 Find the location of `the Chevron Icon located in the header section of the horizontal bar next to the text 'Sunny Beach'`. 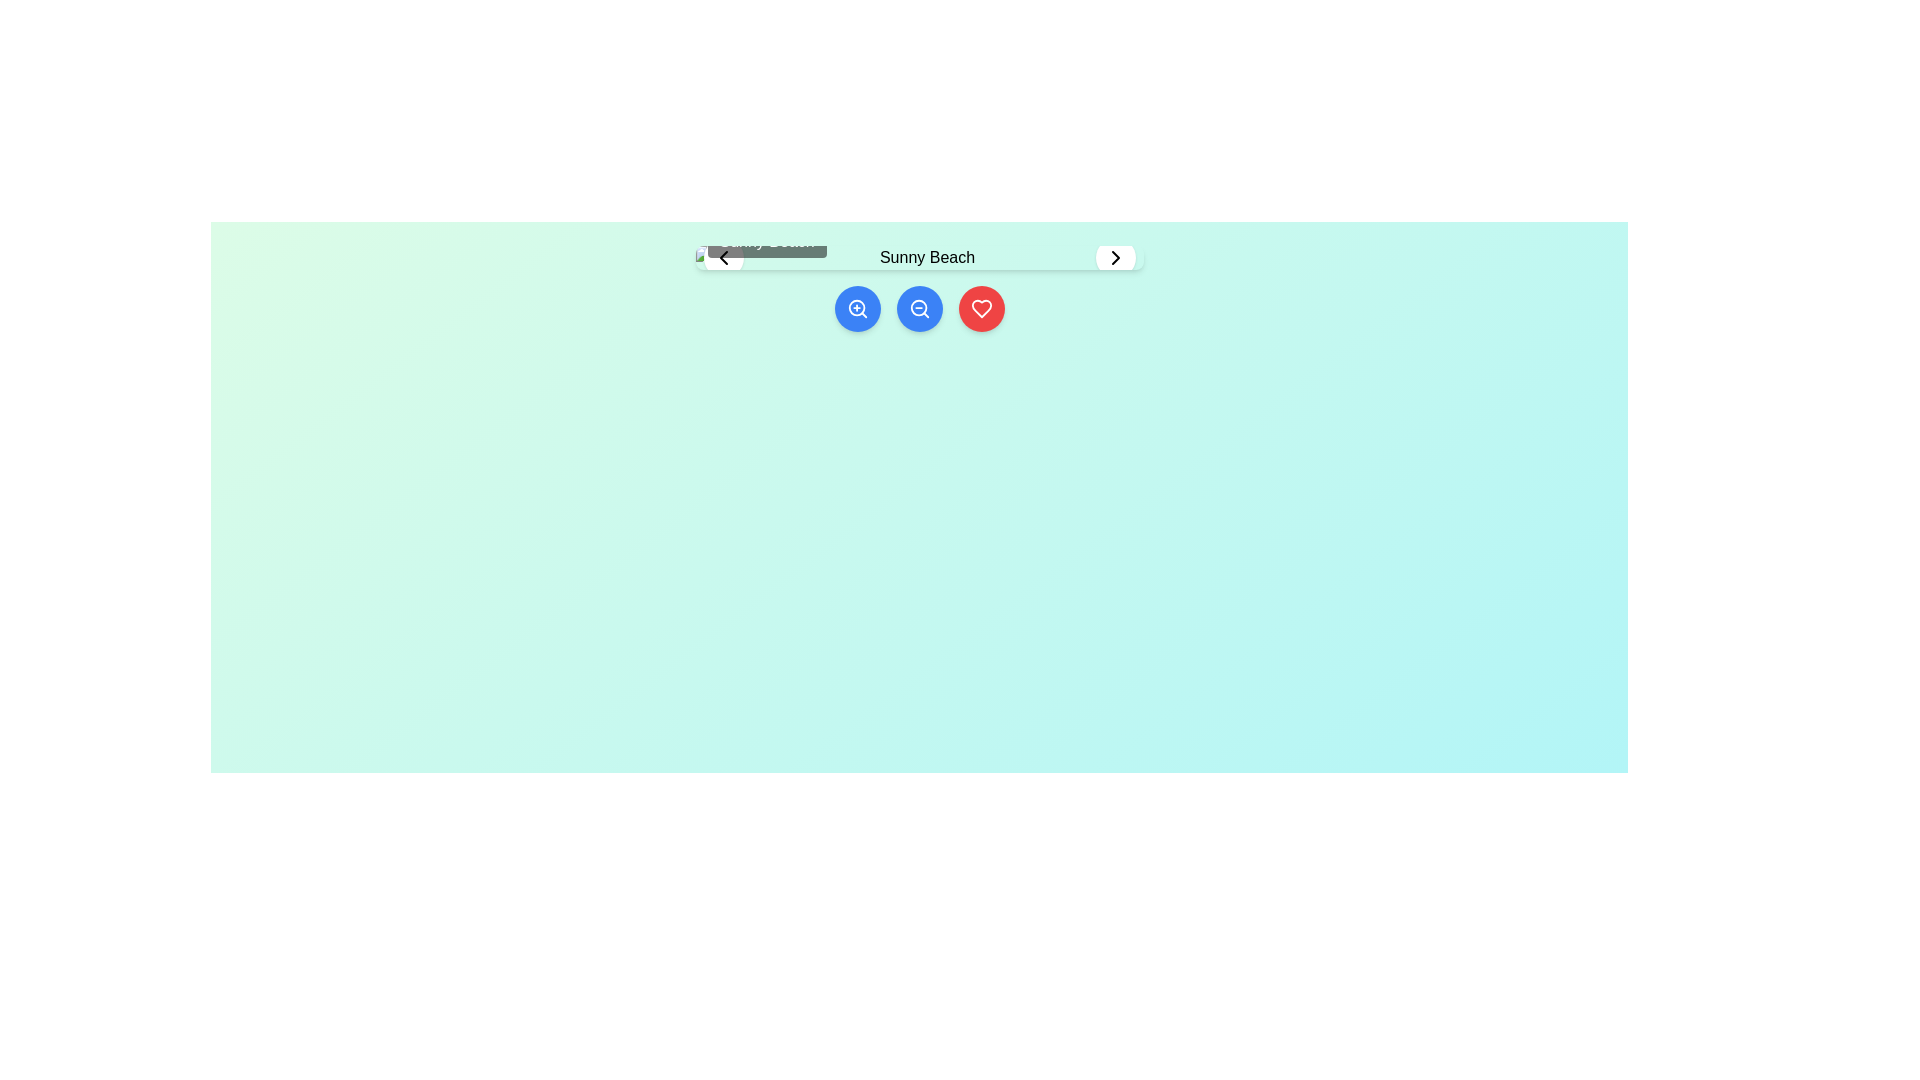

the Chevron Icon located in the header section of the horizontal bar next to the text 'Sunny Beach' is located at coordinates (722, 257).